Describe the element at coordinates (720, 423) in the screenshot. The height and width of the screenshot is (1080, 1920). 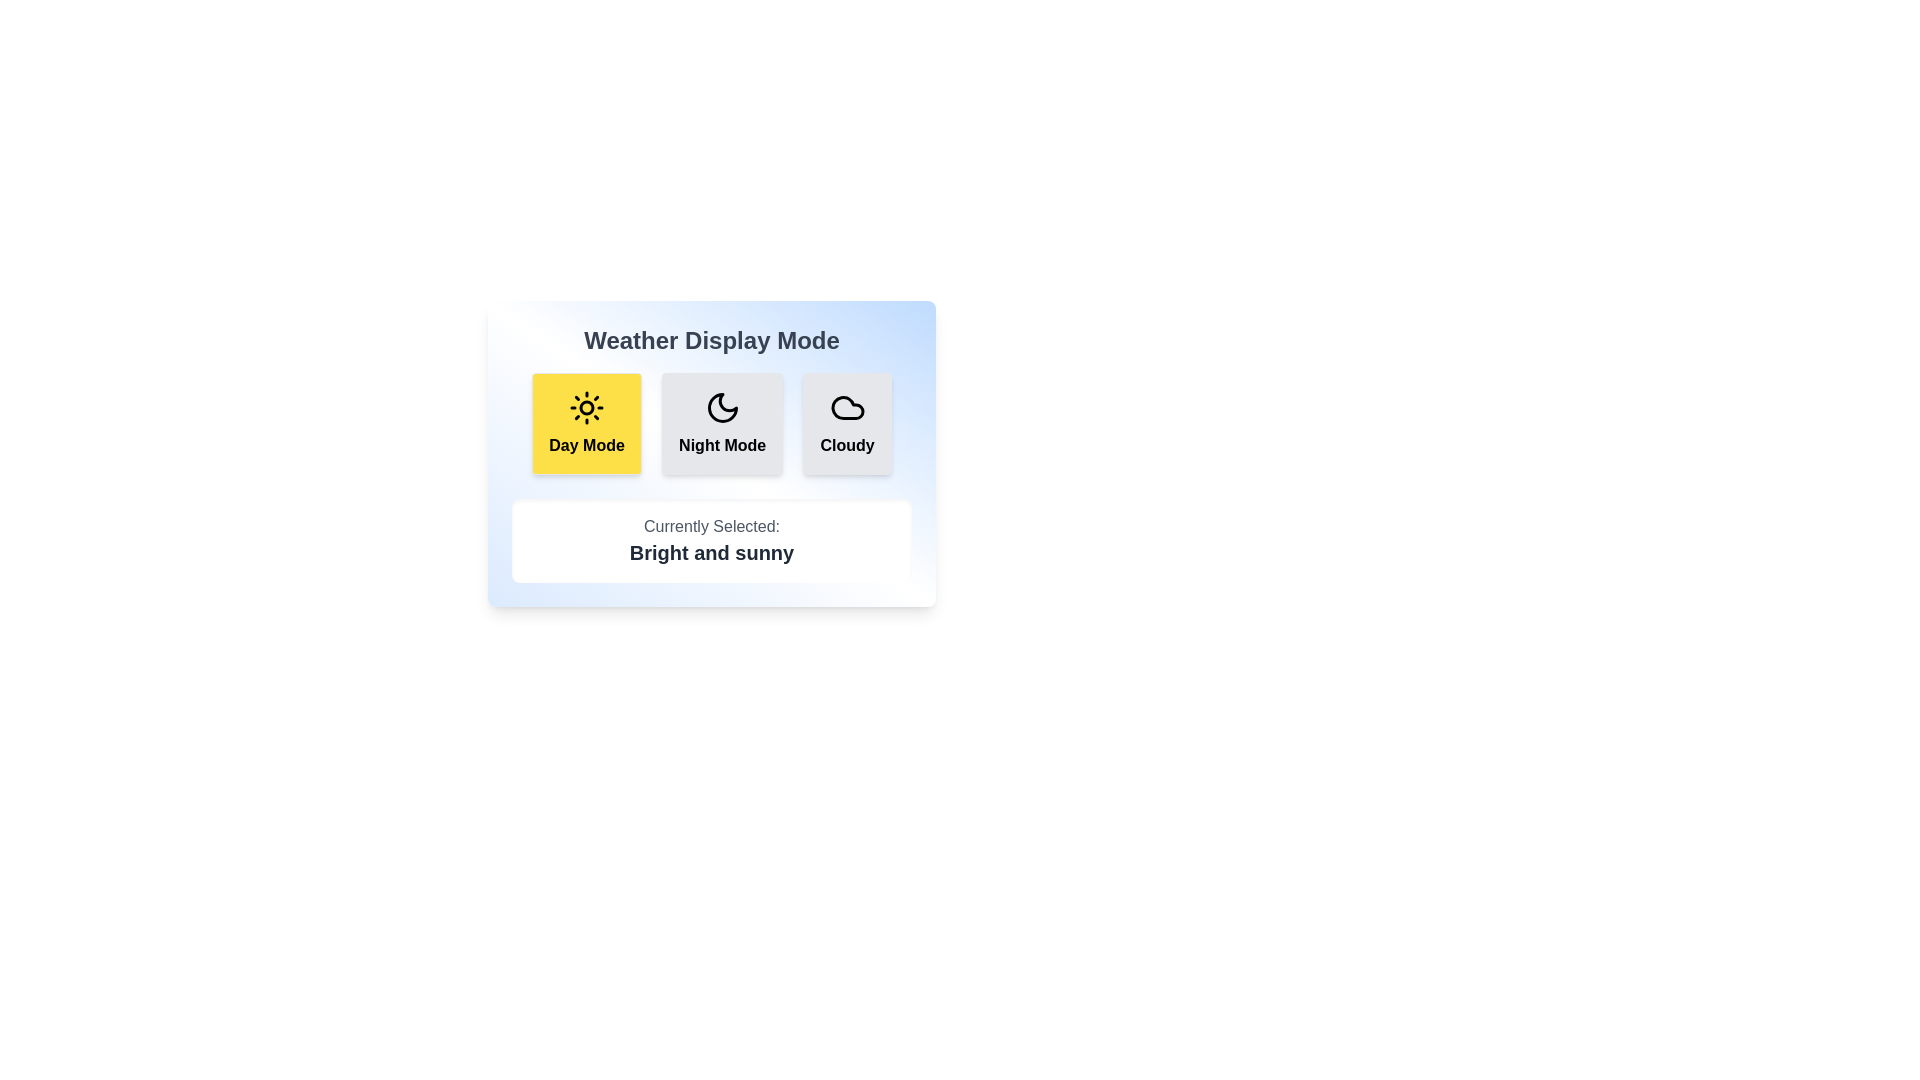
I see `the weather display mode by clicking on the button corresponding to Night Mode` at that location.